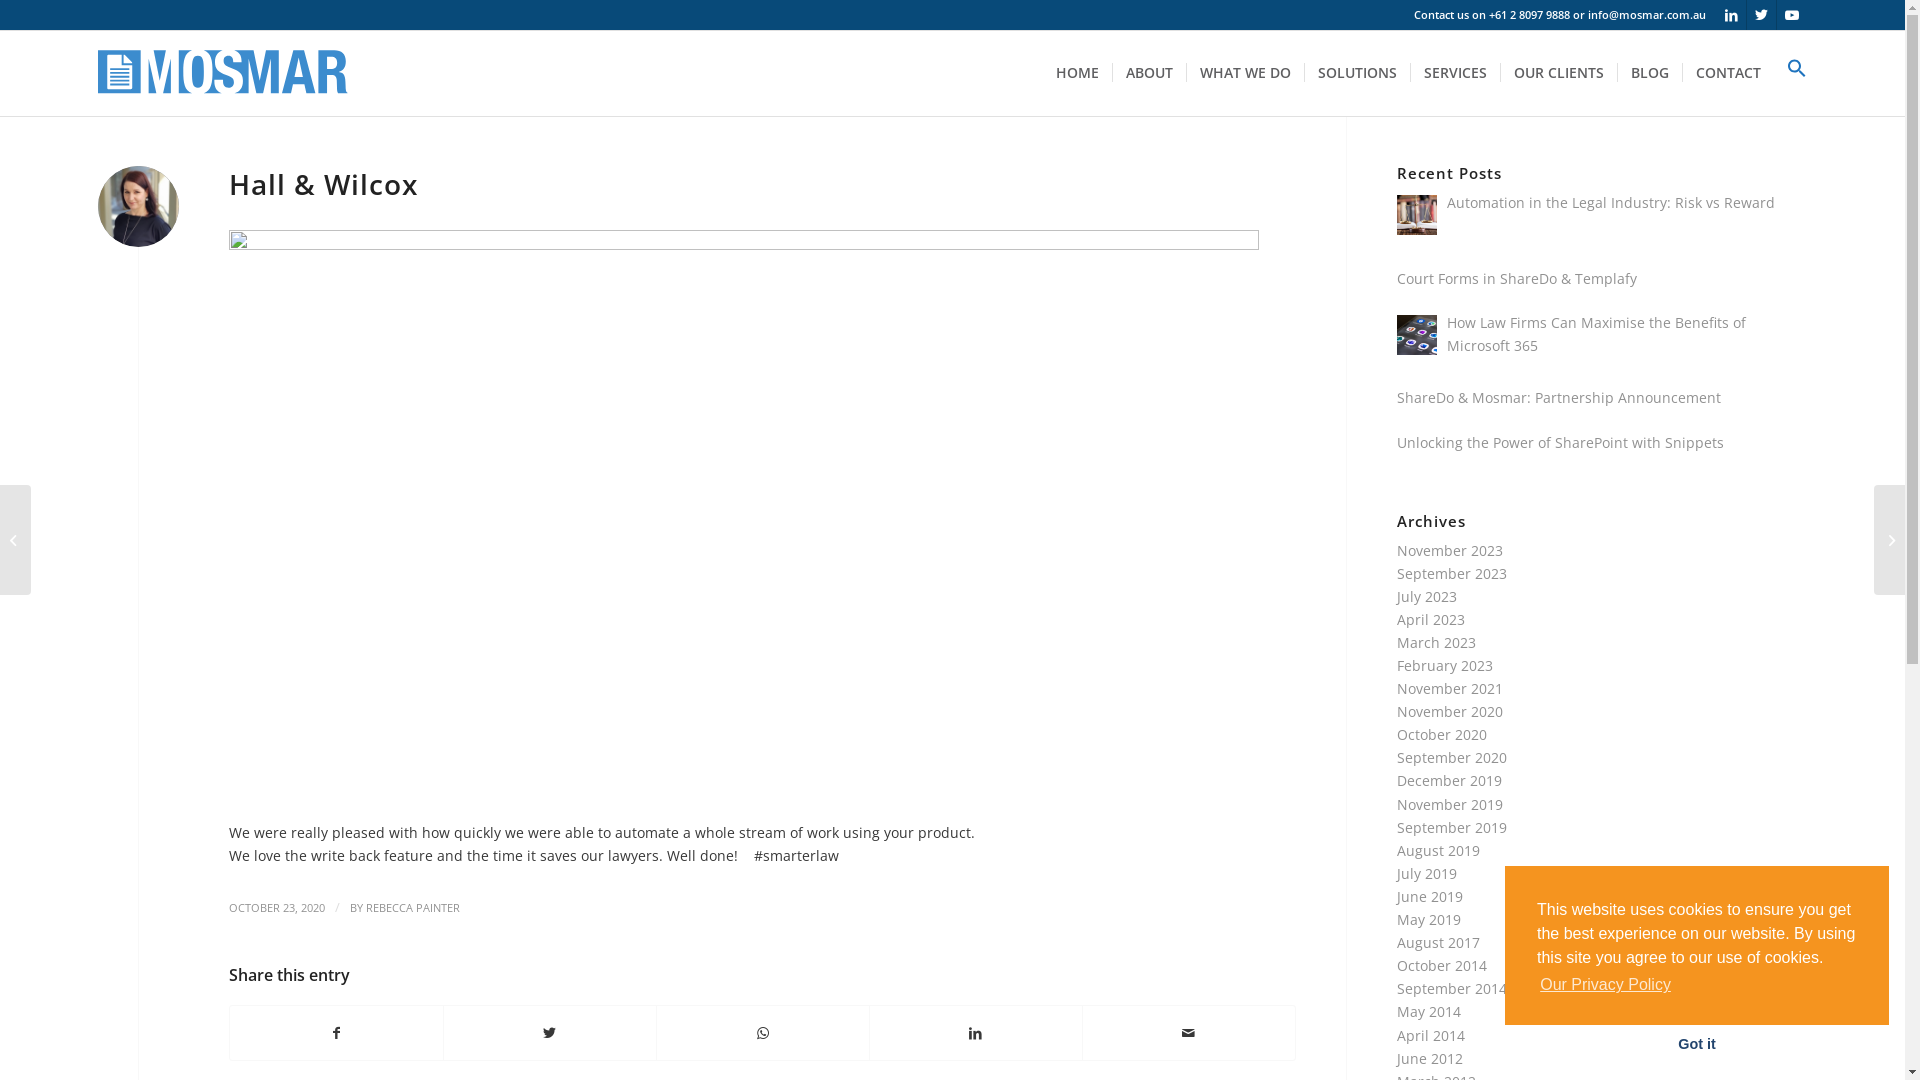 The image size is (1920, 1080). Describe the element at coordinates (1425, 872) in the screenshot. I see `'July 2019'` at that location.